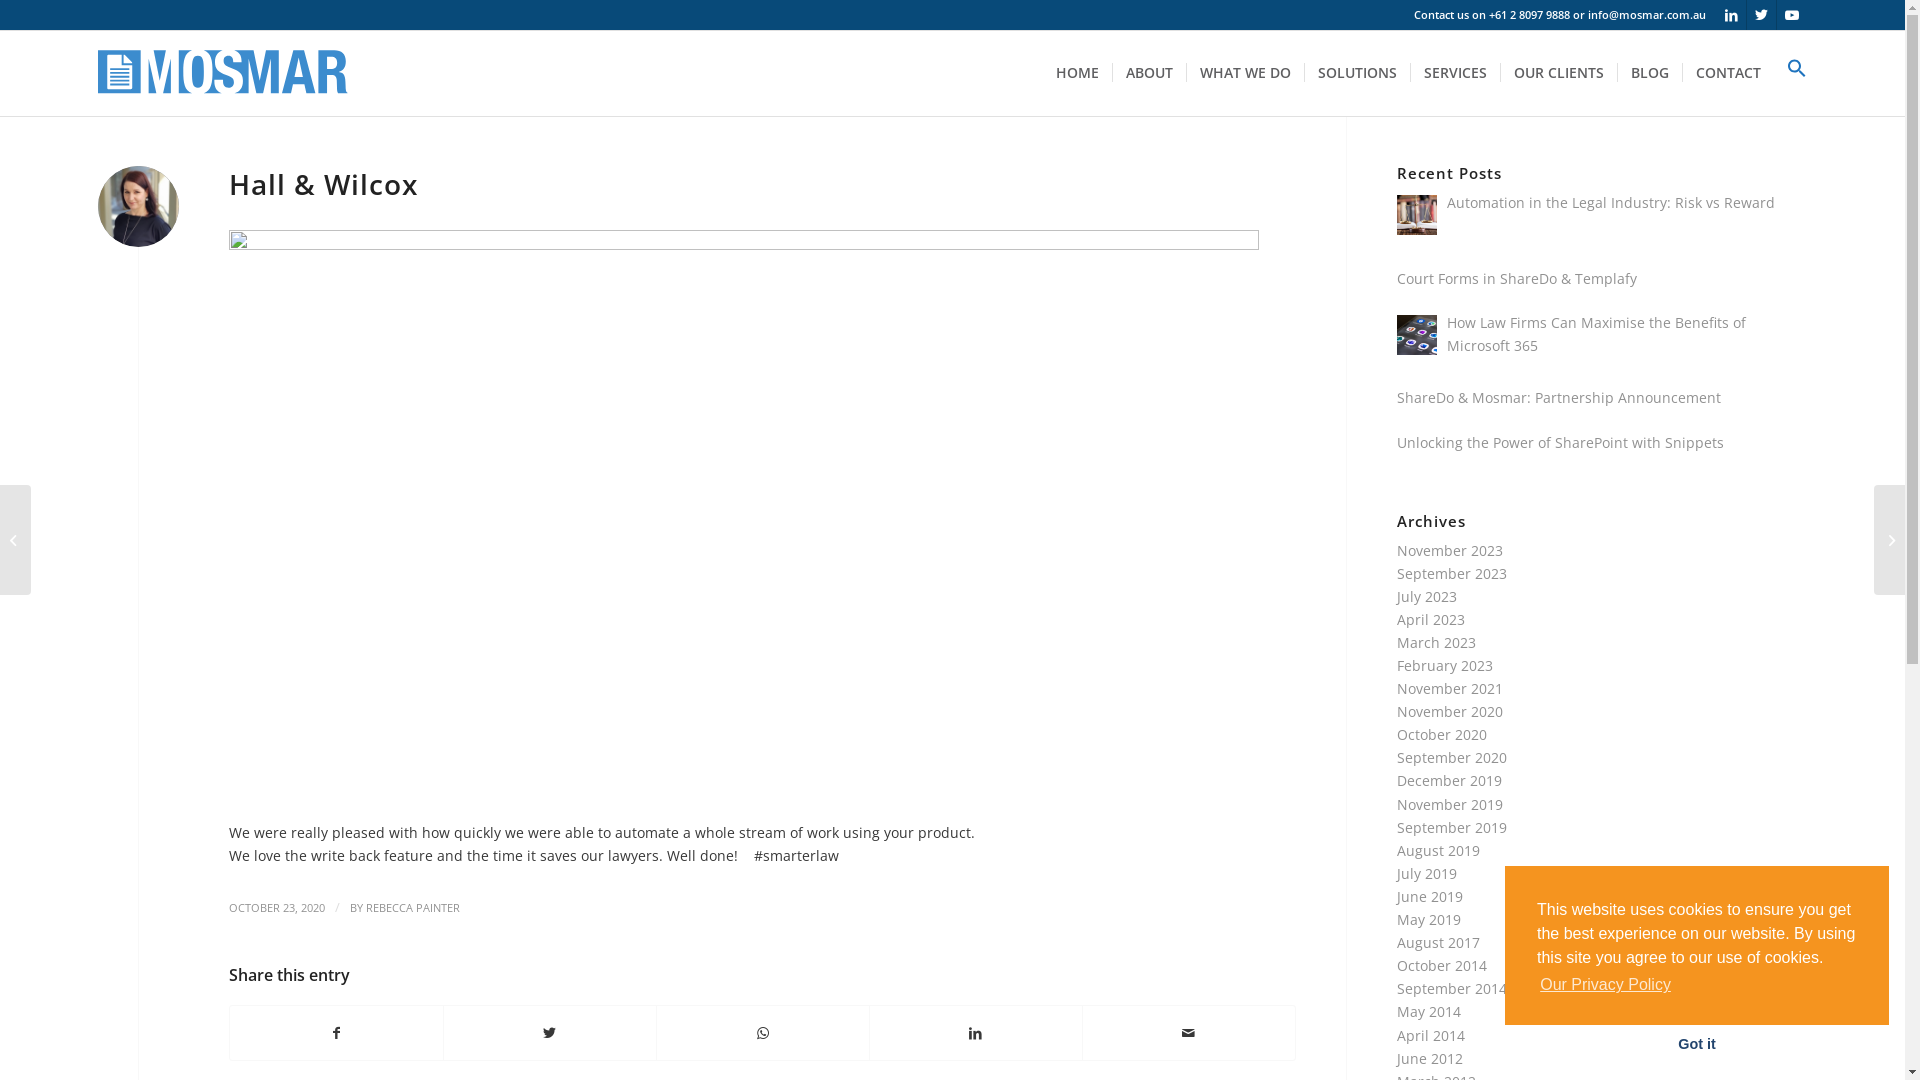 The image size is (1920, 1080). Describe the element at coordinates (1425, 872) in the screenshot. I see `'July 2019'` at that location.